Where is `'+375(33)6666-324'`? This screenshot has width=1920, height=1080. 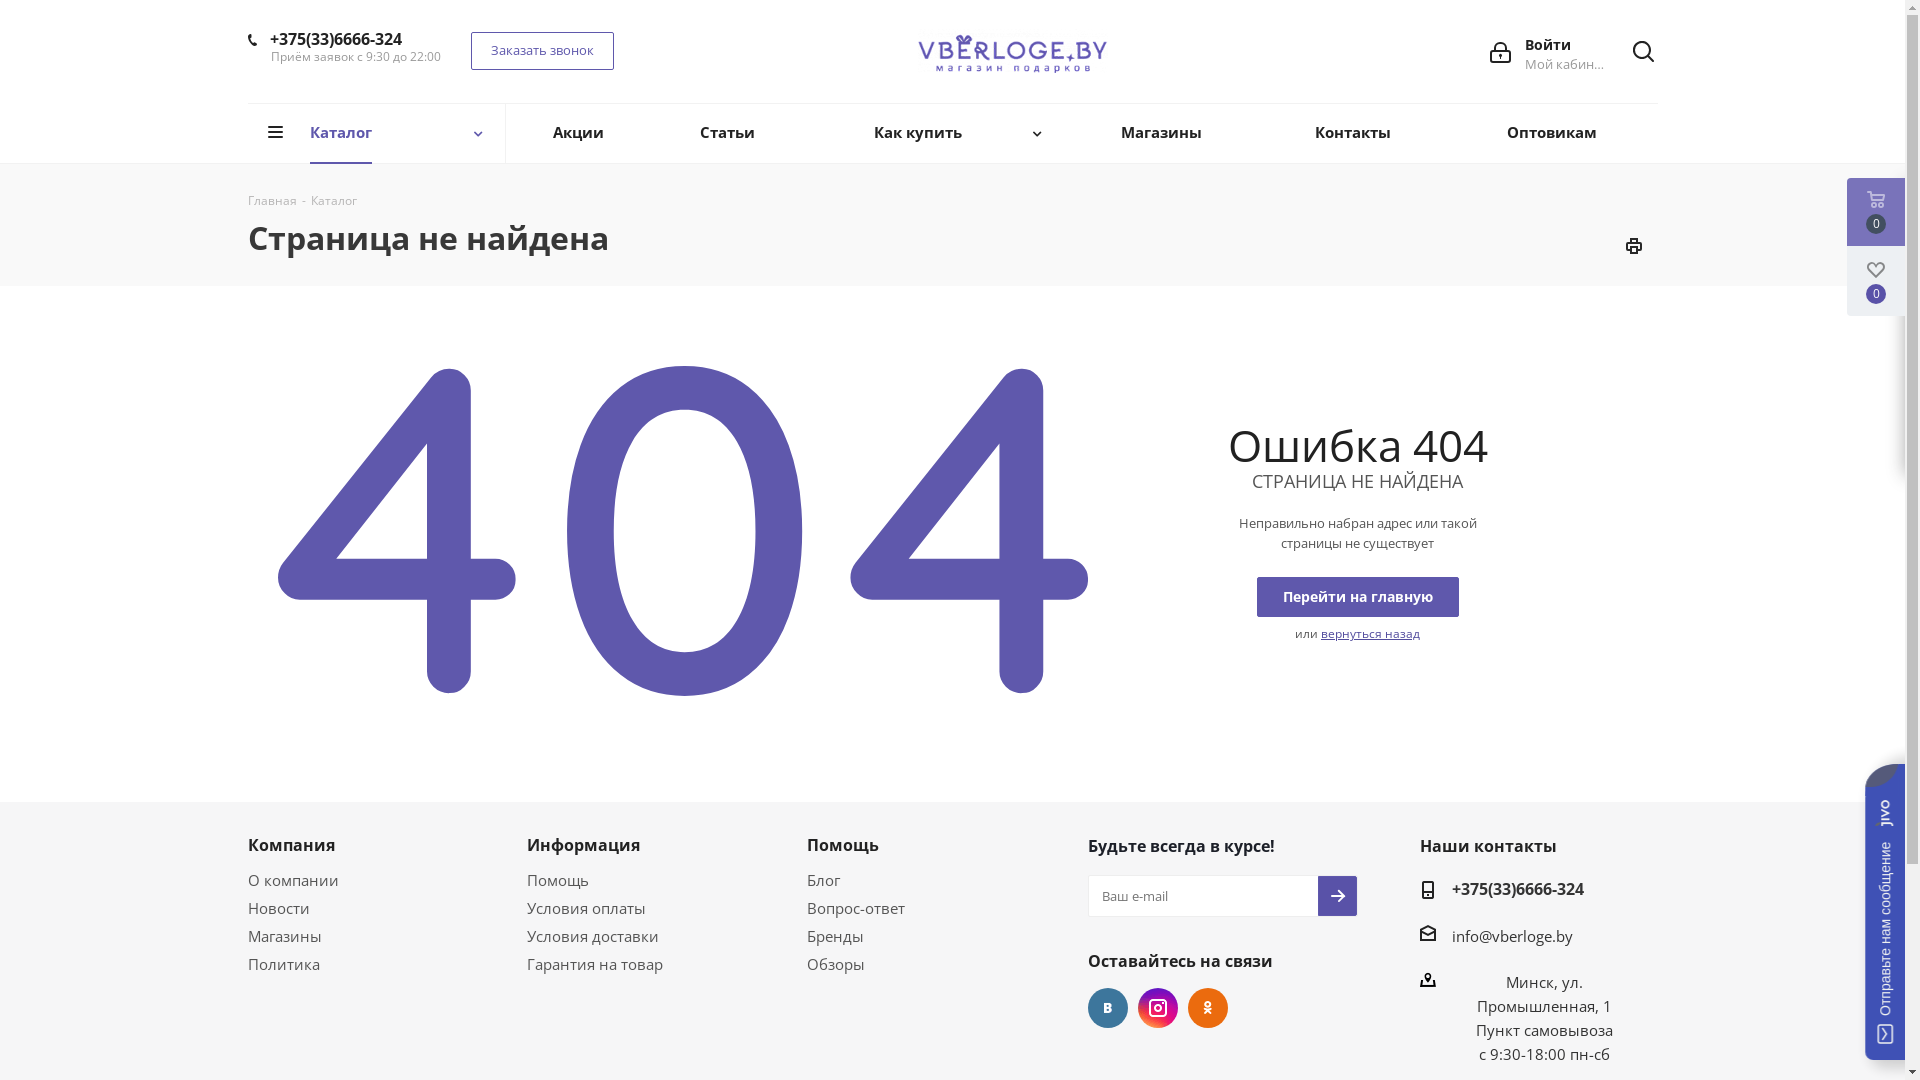 '+375(33)6666-324' is located at coordinates (336, 38).